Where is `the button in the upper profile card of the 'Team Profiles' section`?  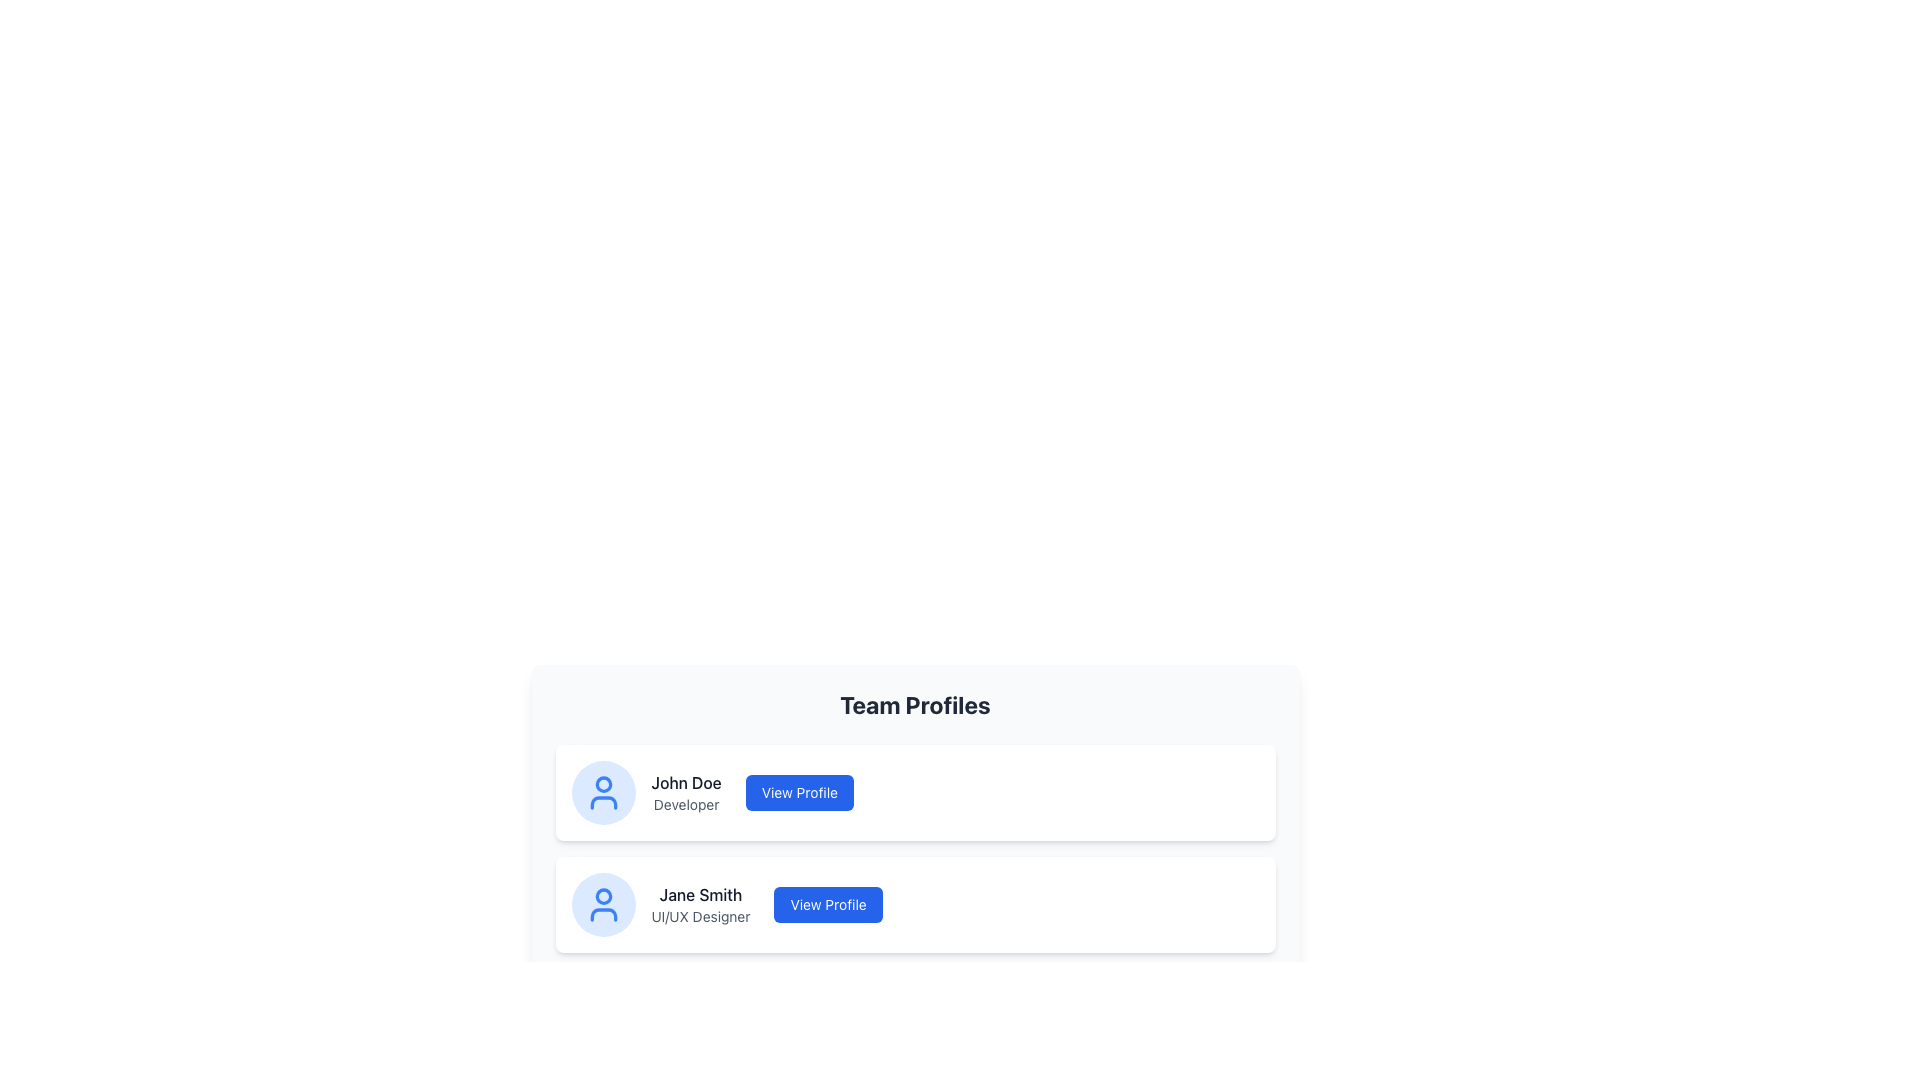 the button in the upper profile card of the 'Team Profiles' section is located at coordinates (798, 792).